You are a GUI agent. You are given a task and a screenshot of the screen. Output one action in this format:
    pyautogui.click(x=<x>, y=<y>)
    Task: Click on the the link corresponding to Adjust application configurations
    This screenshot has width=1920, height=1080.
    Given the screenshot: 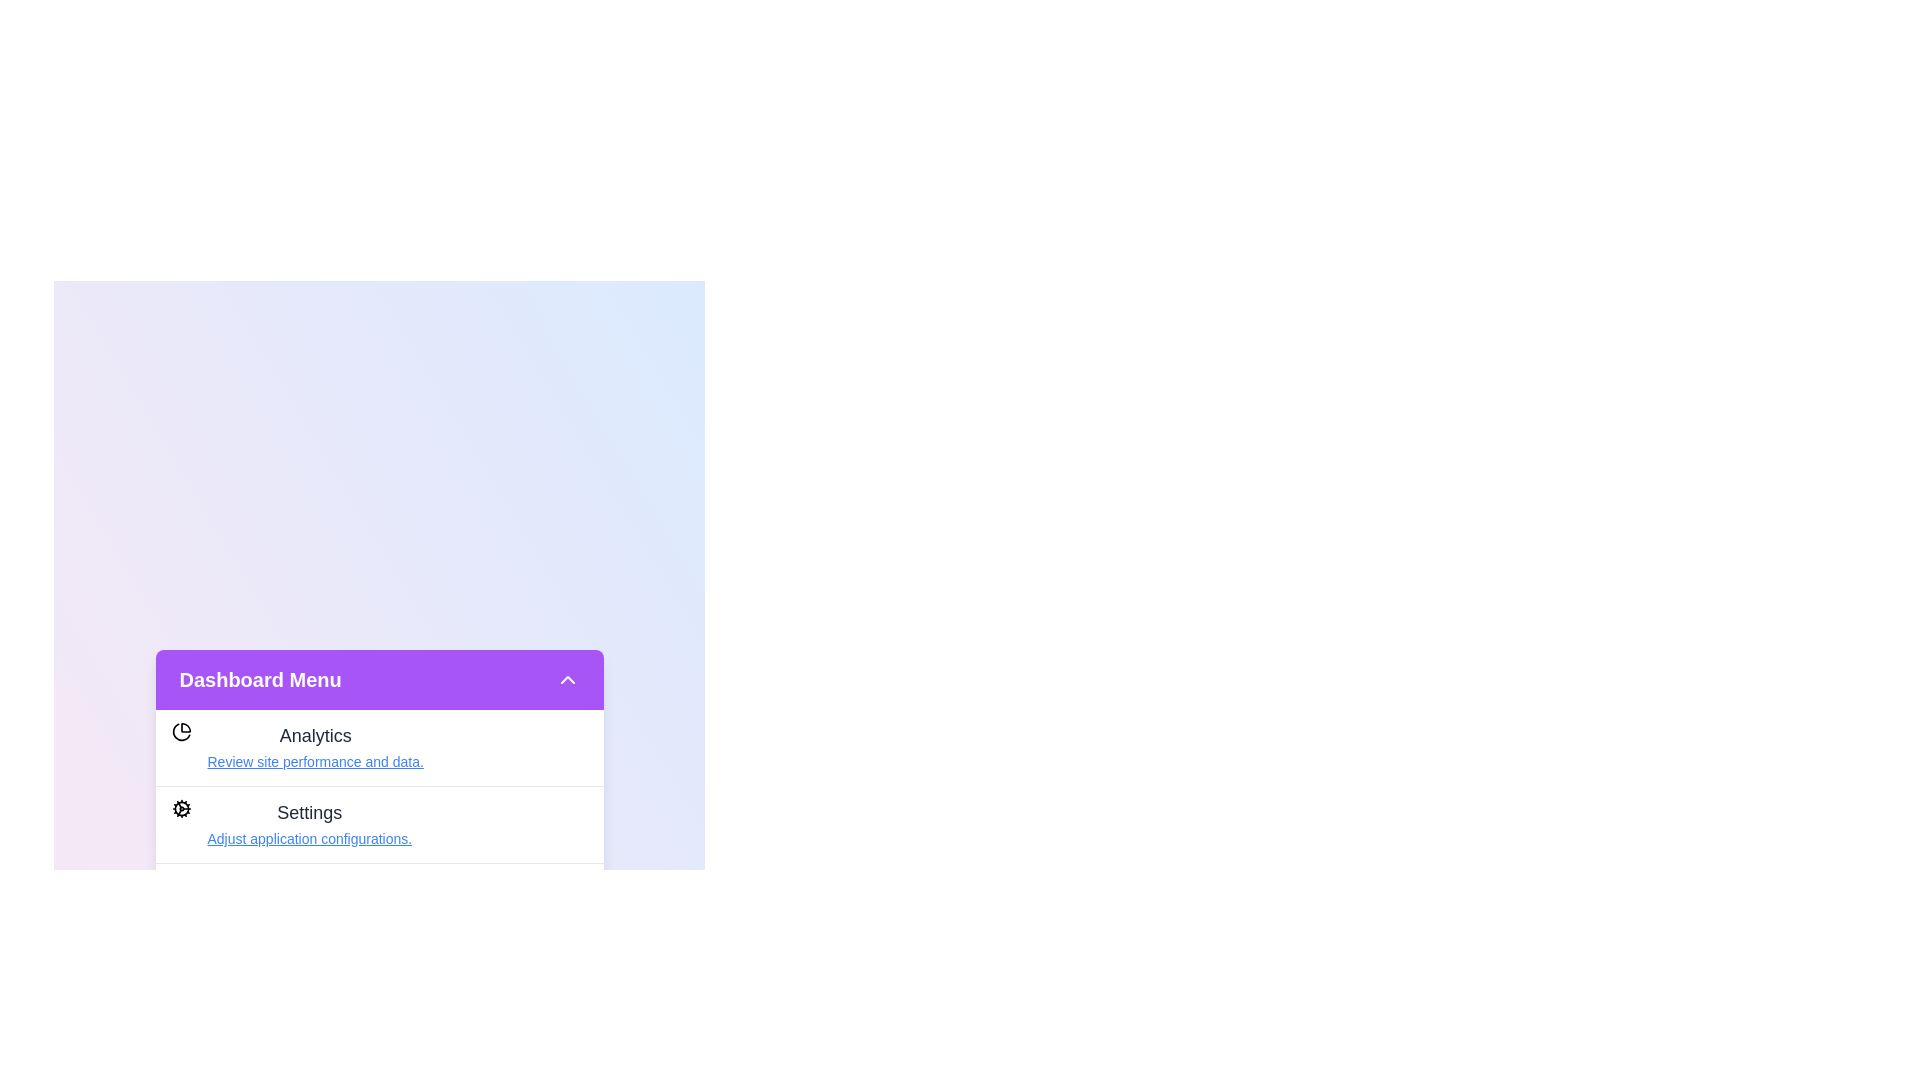 What is the action you would take?
    pyautogui.click(x=308, y=839)
    